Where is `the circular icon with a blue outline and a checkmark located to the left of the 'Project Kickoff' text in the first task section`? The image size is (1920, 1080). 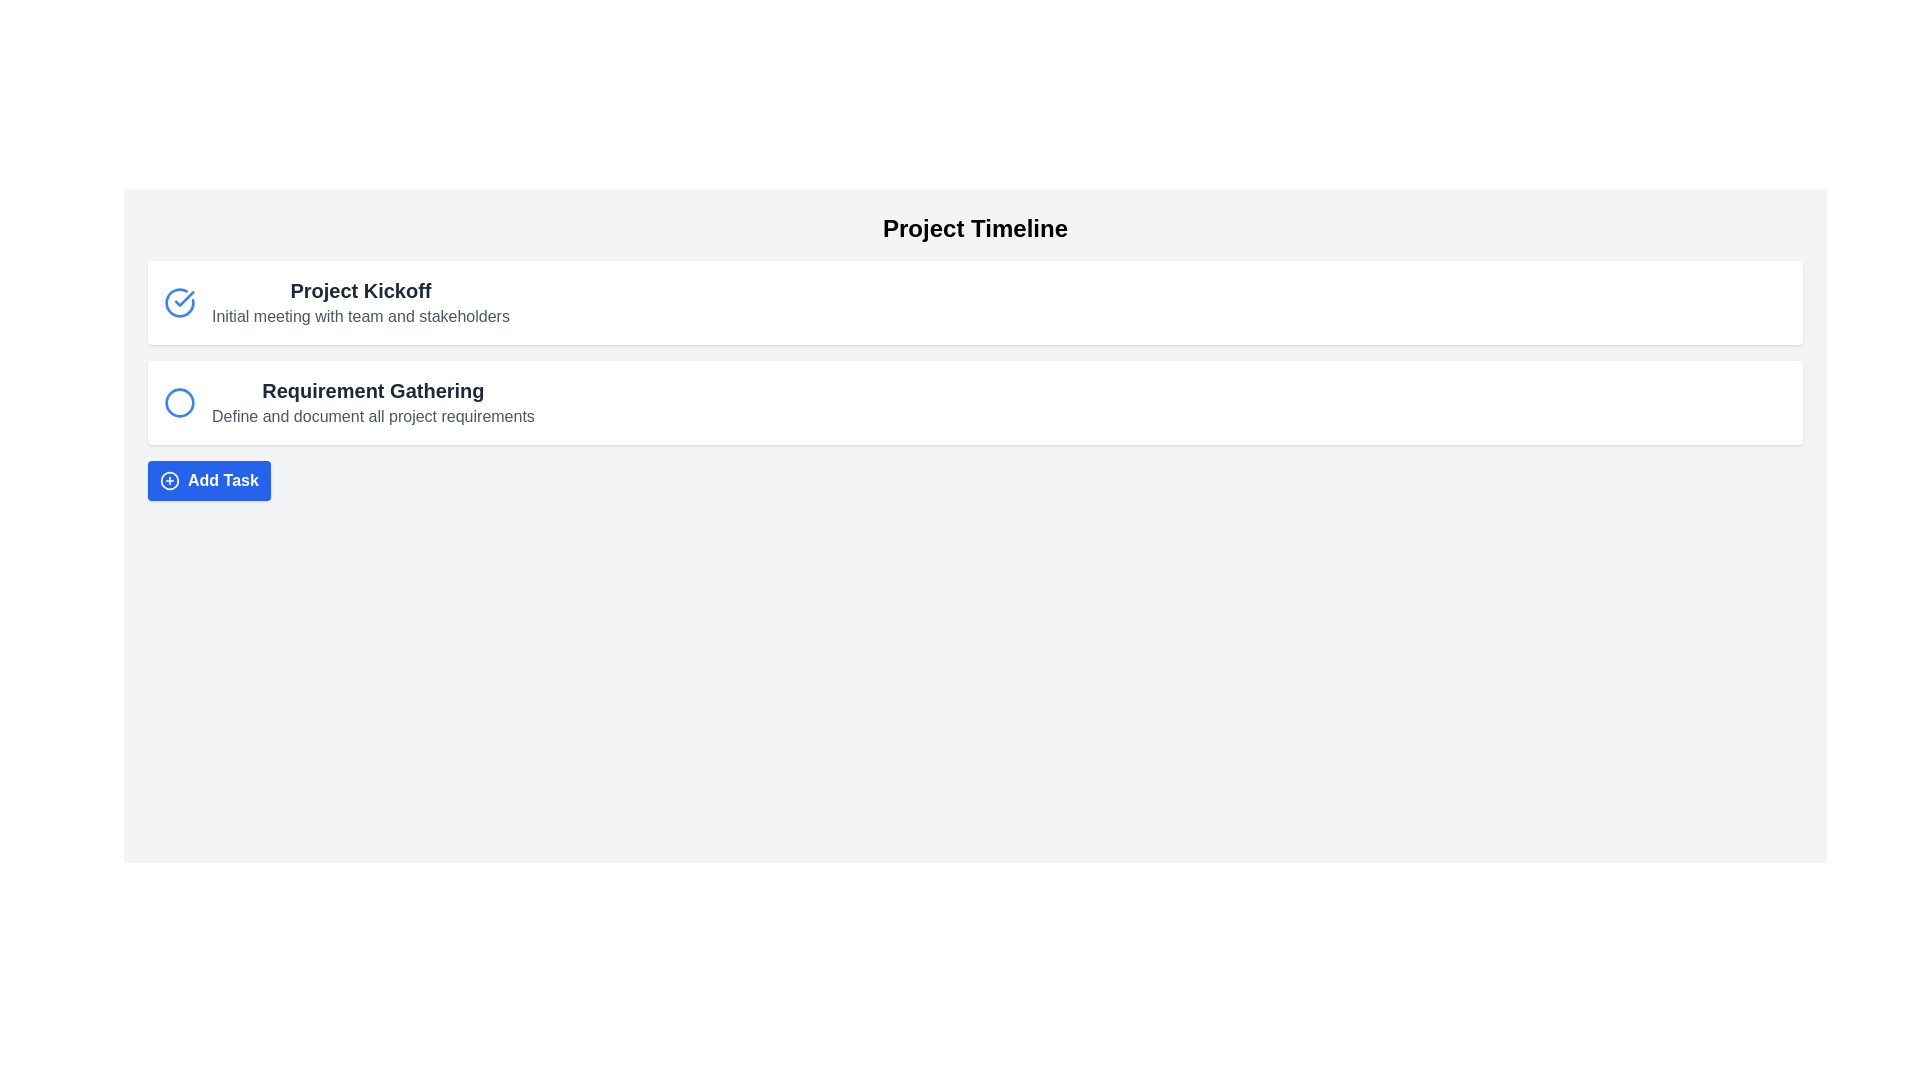 the circular icon with a blue outline and a checkmark located to the left of the 'Project Kickoff' text in the first task section is located at coordinates (180, 303).